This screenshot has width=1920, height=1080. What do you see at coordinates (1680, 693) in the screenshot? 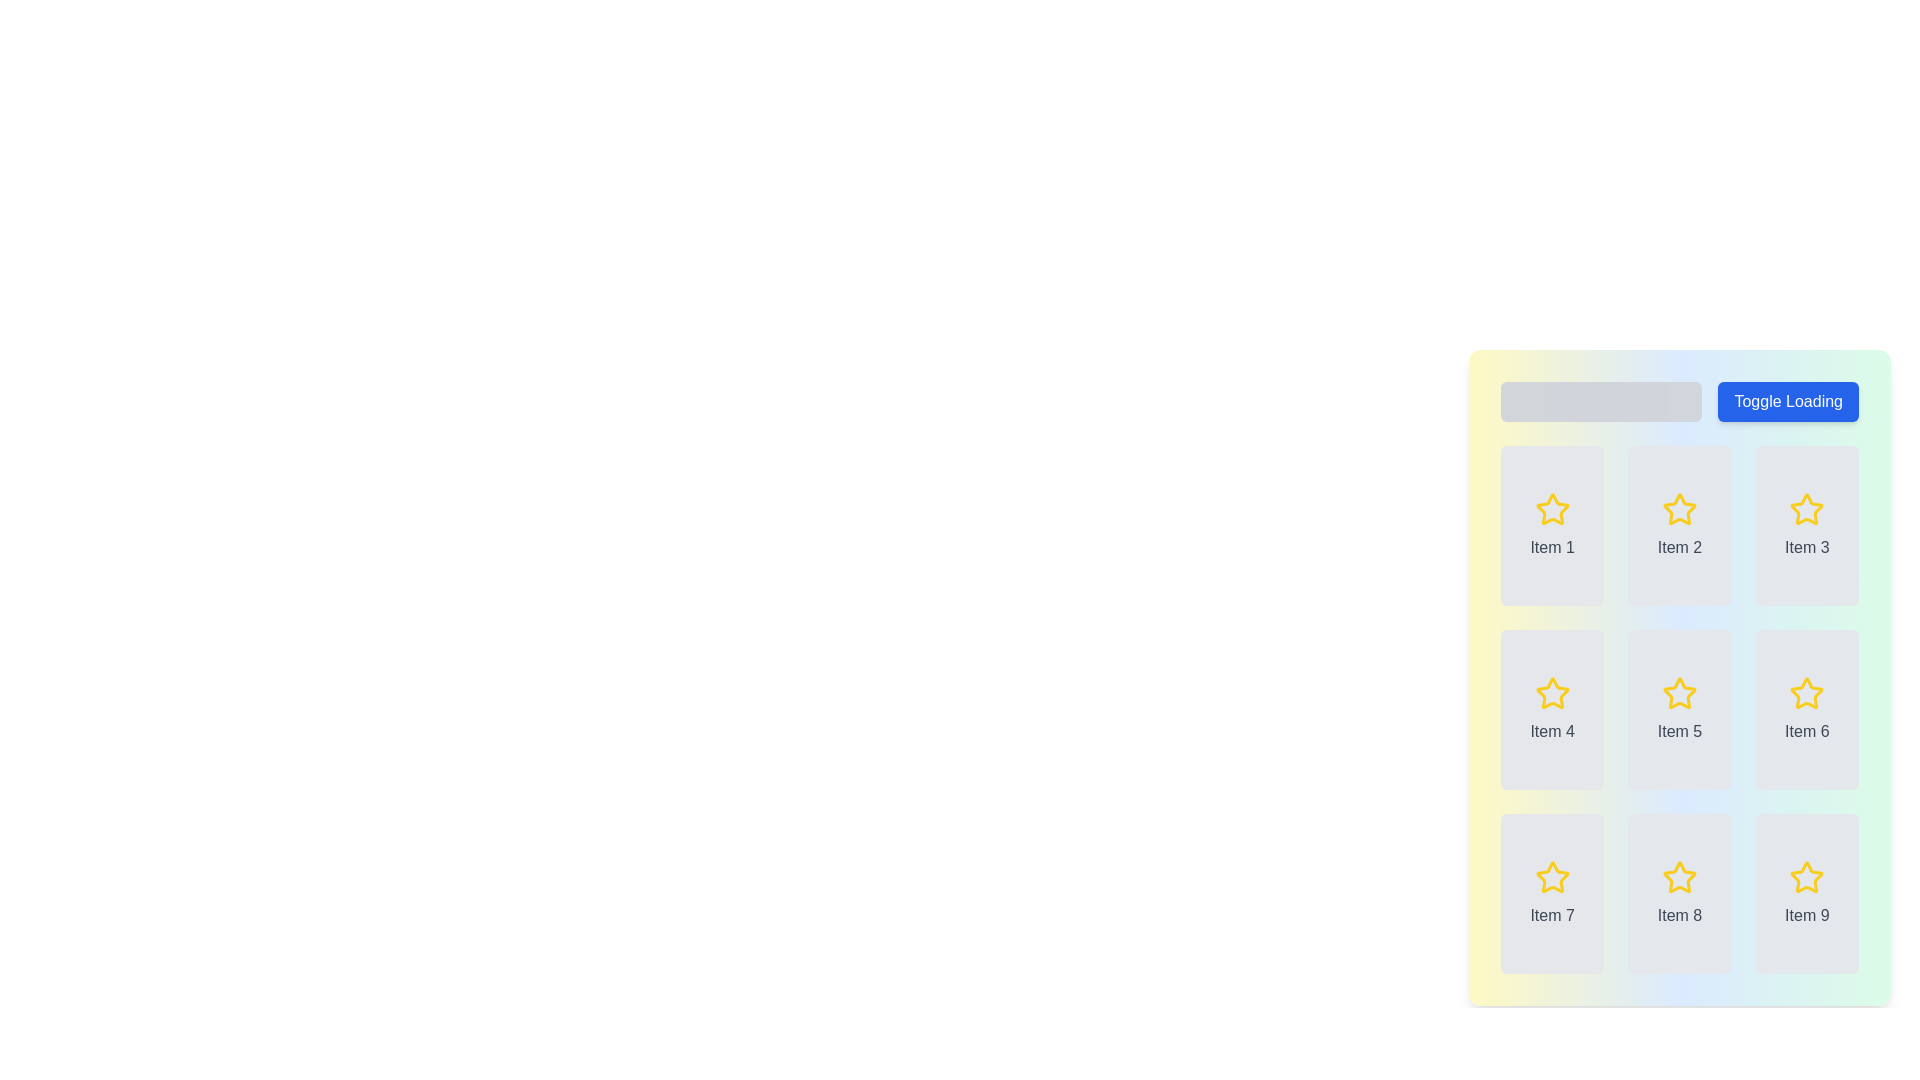
I see `the star icon with a yellow outline located in the center of the second row of a 3x3 grid layout, which has the label 'Item 5' below it` at bounding box center [1680, 693].